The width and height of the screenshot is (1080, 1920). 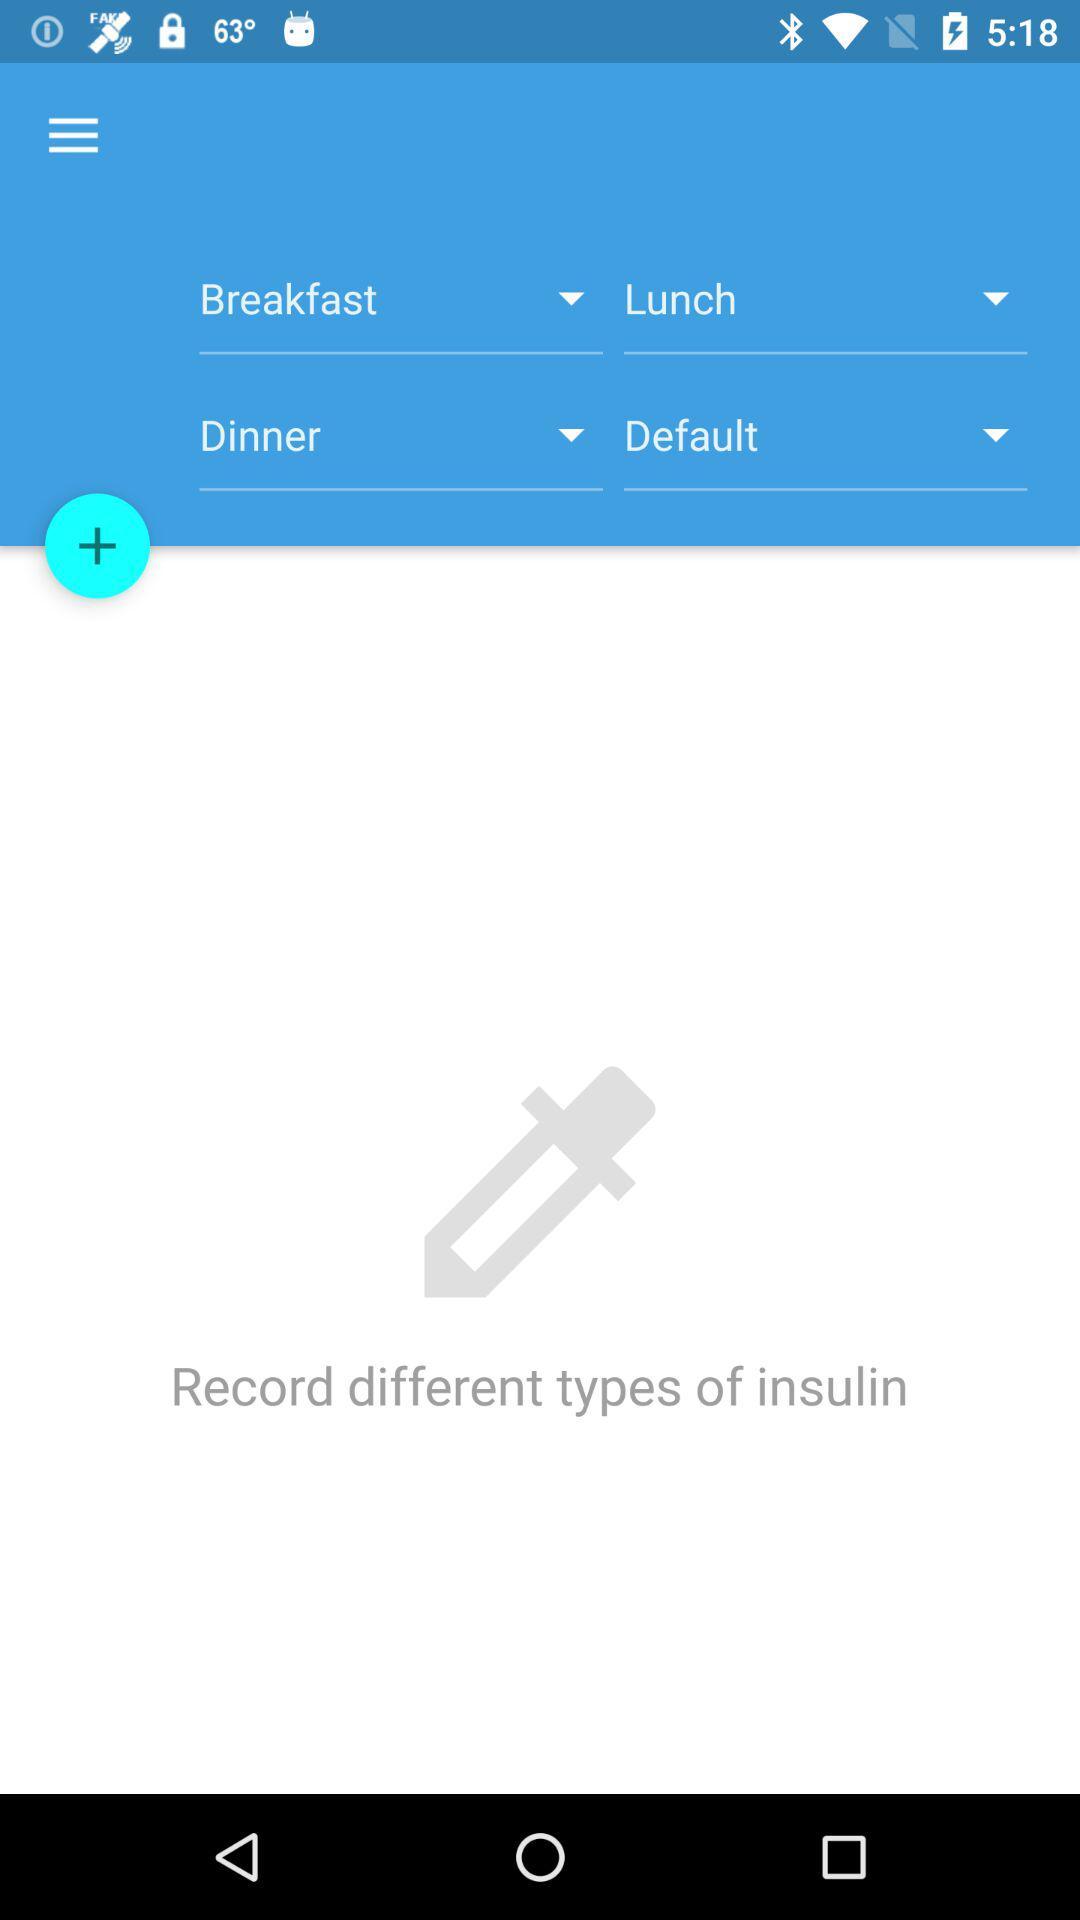 What do you see at coordinates (97, 546) in the screenshot?
I see `record` at bounding box center [97, 546].